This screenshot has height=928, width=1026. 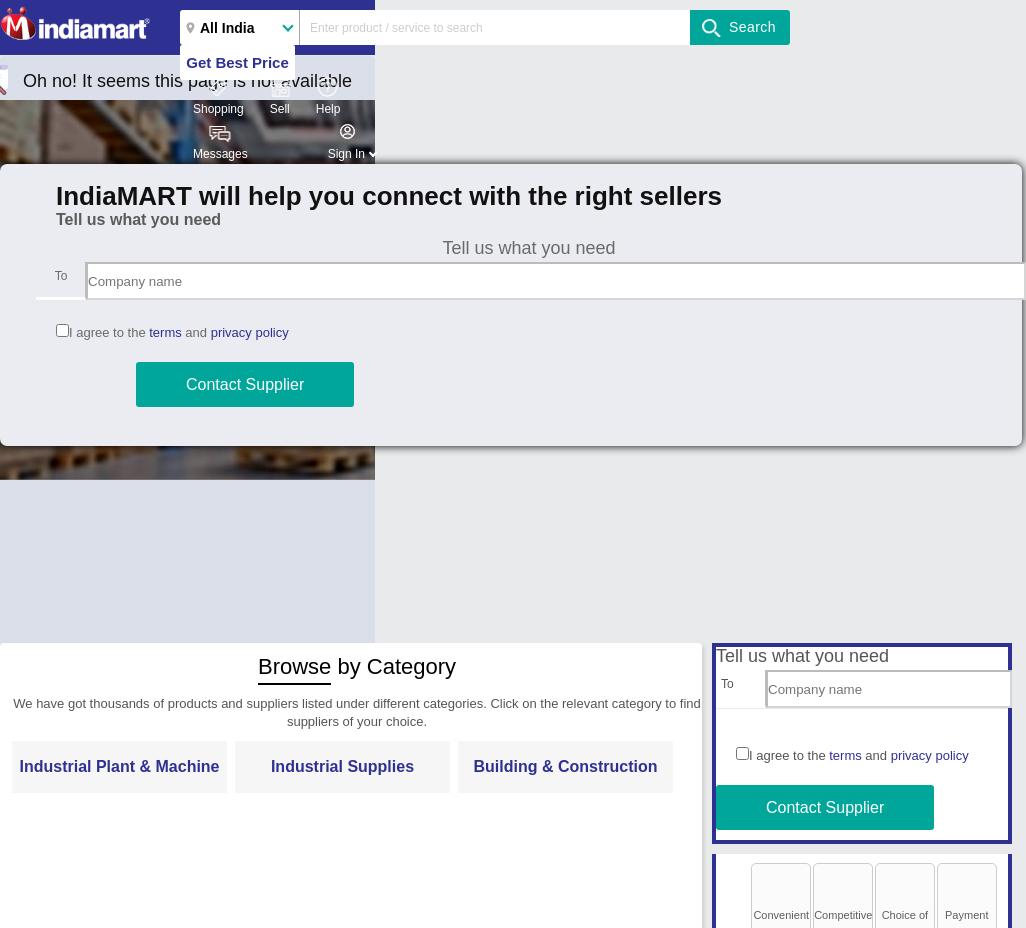 What do you see at coordinates (392, 666) in the screenshot?
I see `'by Category'` at bounding box center [392, 666].